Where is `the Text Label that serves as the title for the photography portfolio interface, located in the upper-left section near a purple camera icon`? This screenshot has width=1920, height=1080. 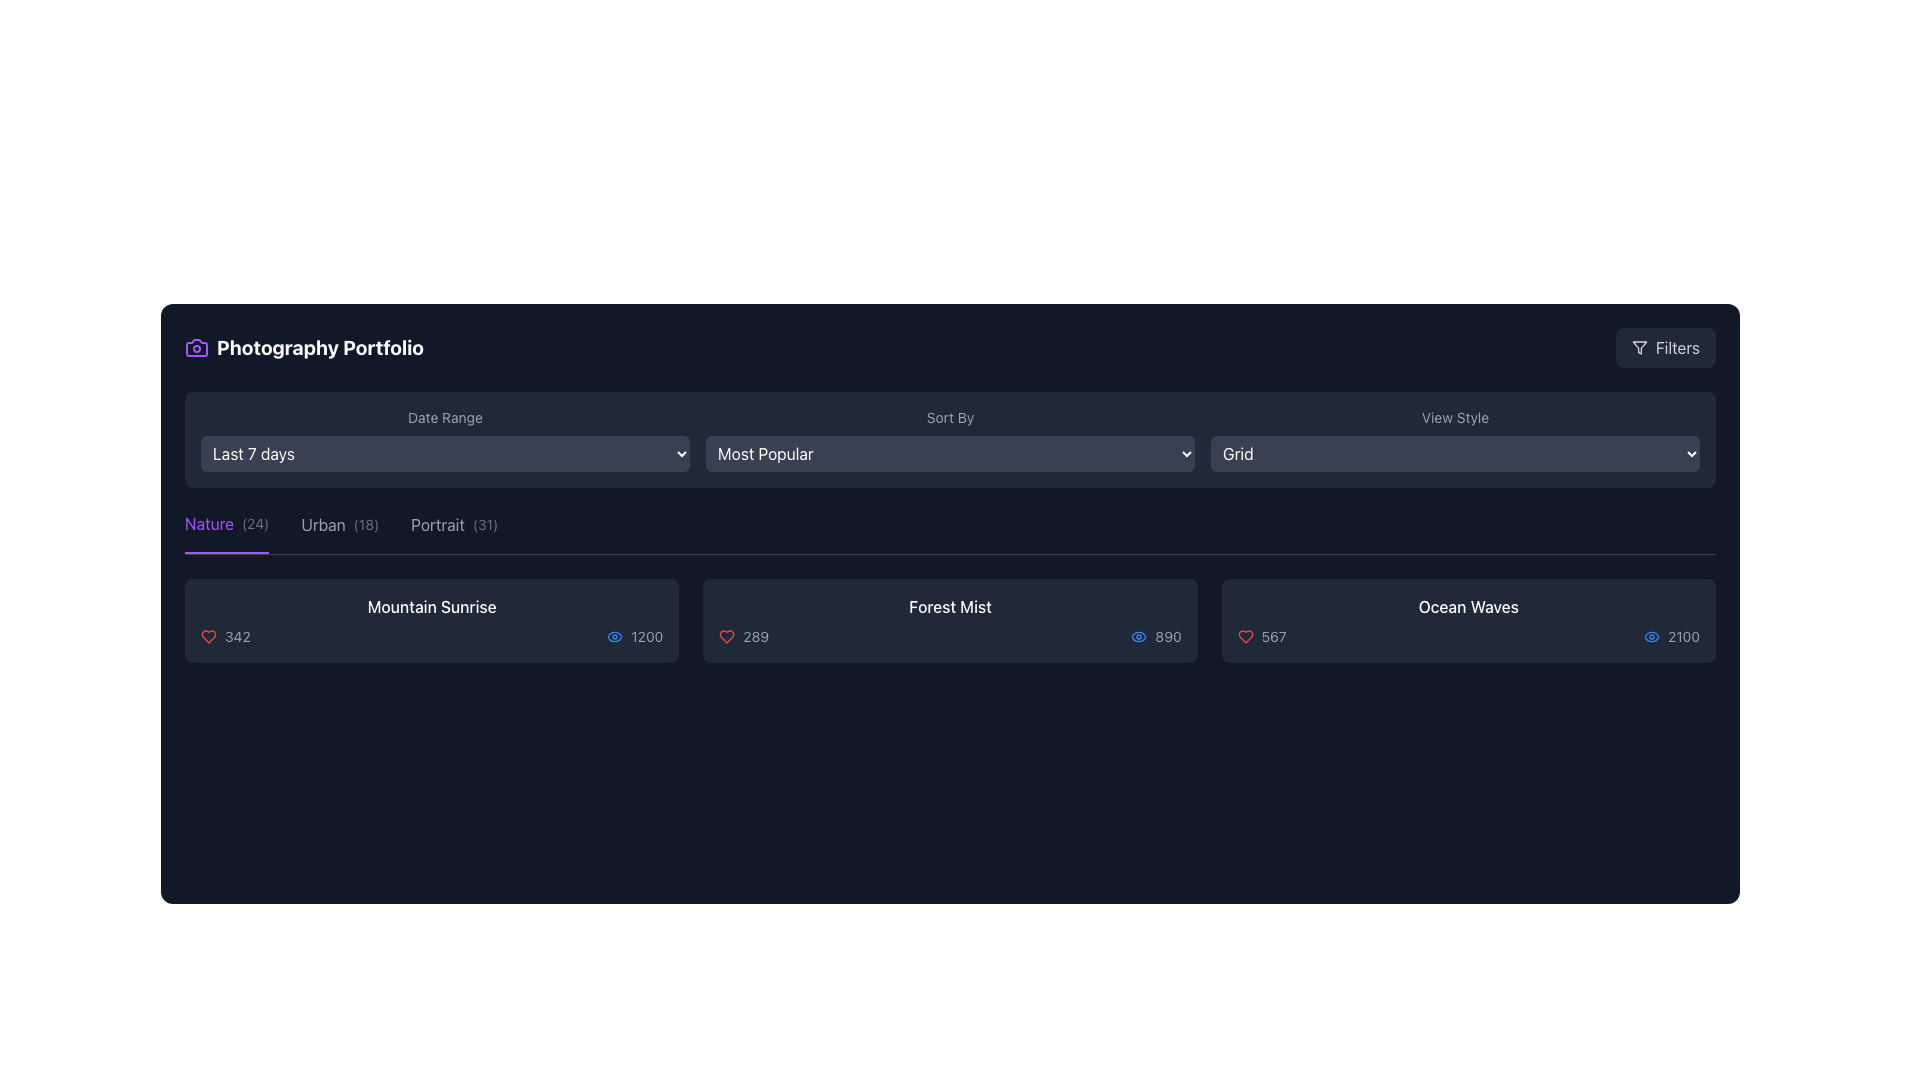
the Text Label that serves as the title for the photography portfolio interface, located in the upper-left section near a purple camera icon is located at coordinates (320, 346).